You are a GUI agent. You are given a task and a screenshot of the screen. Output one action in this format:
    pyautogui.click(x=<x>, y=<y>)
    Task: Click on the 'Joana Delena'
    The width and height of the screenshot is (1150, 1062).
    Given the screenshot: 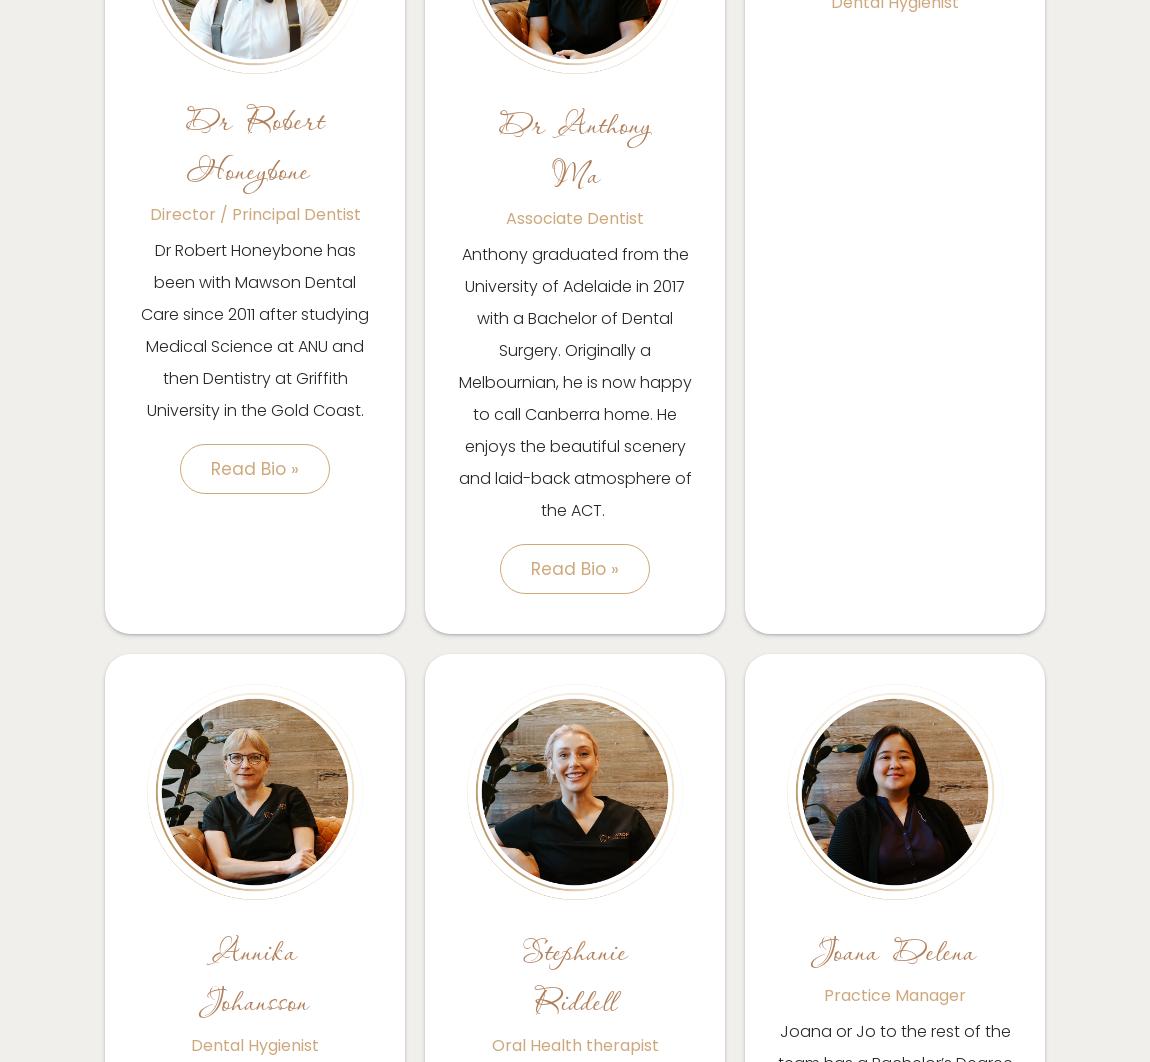 What is the action you would take?
    pyautogui.click(x=895, y=950)
    